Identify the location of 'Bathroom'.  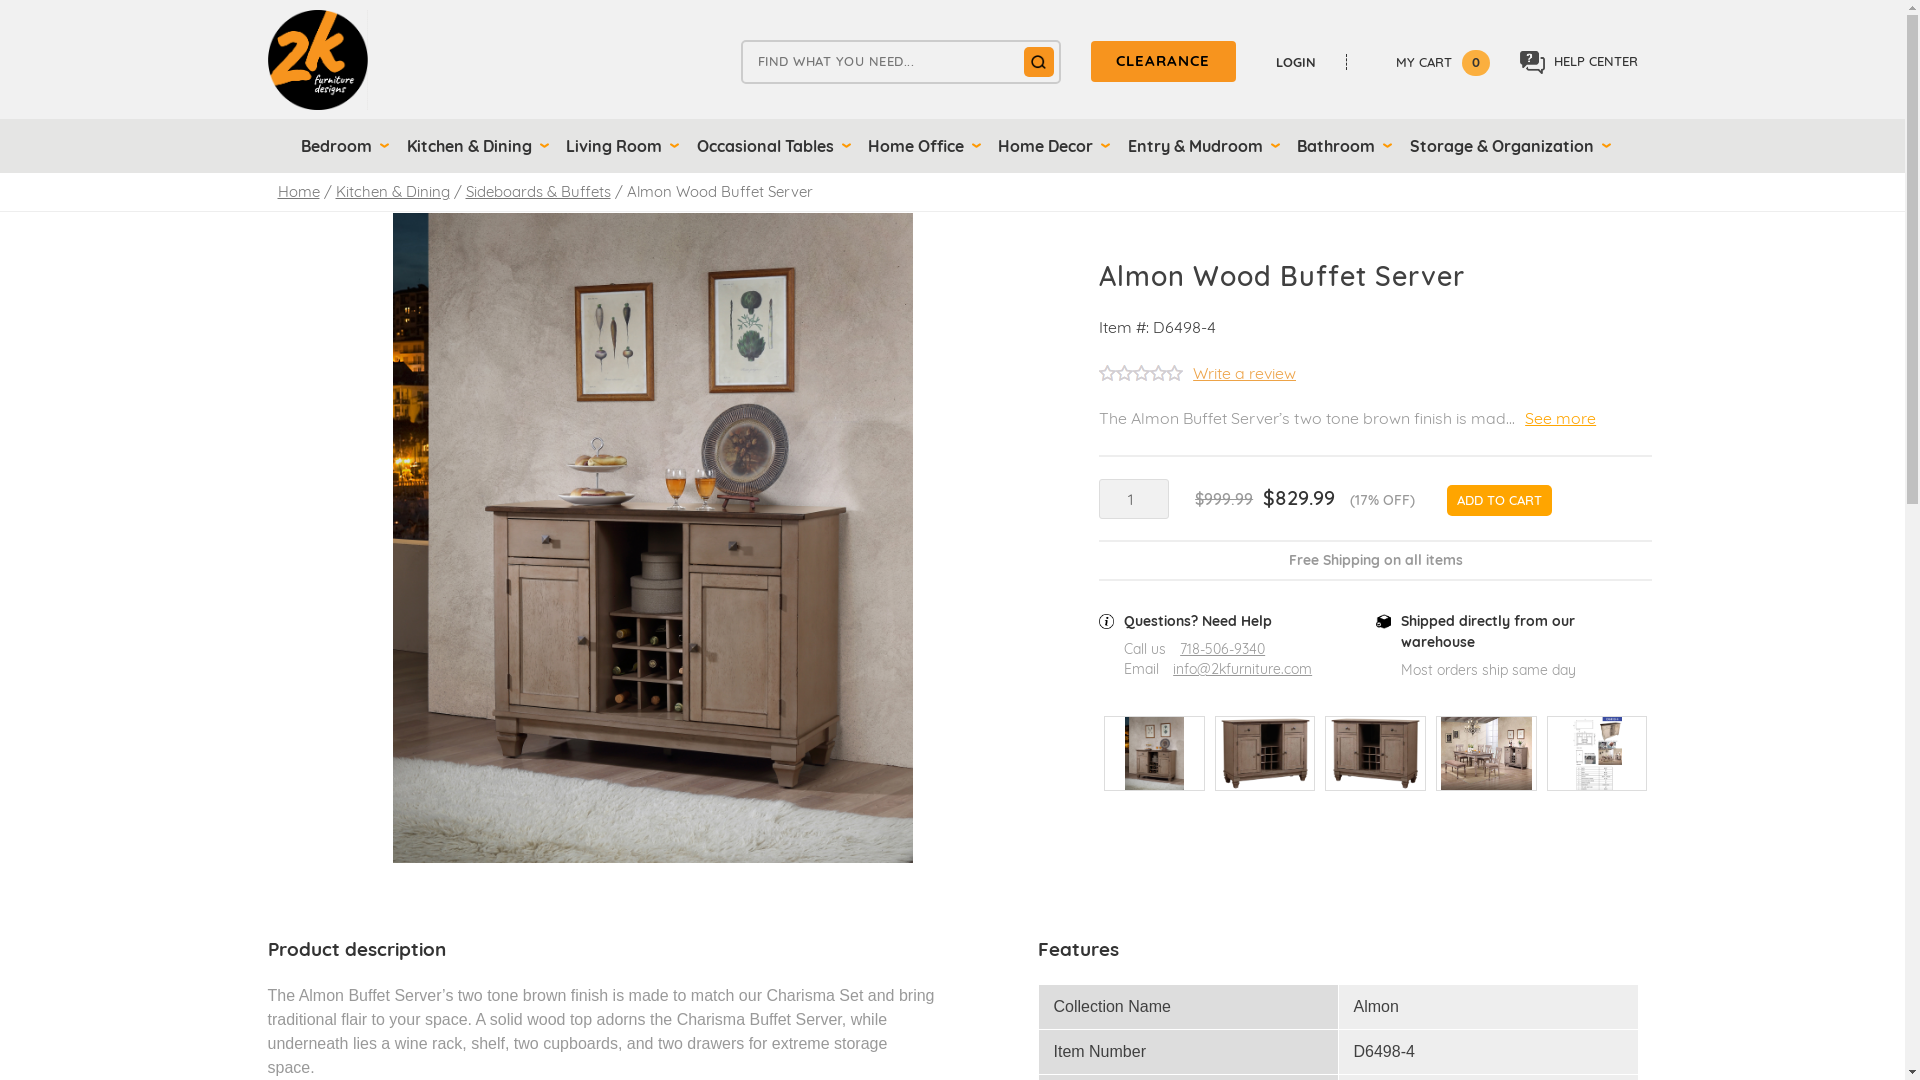
(1340, 145).